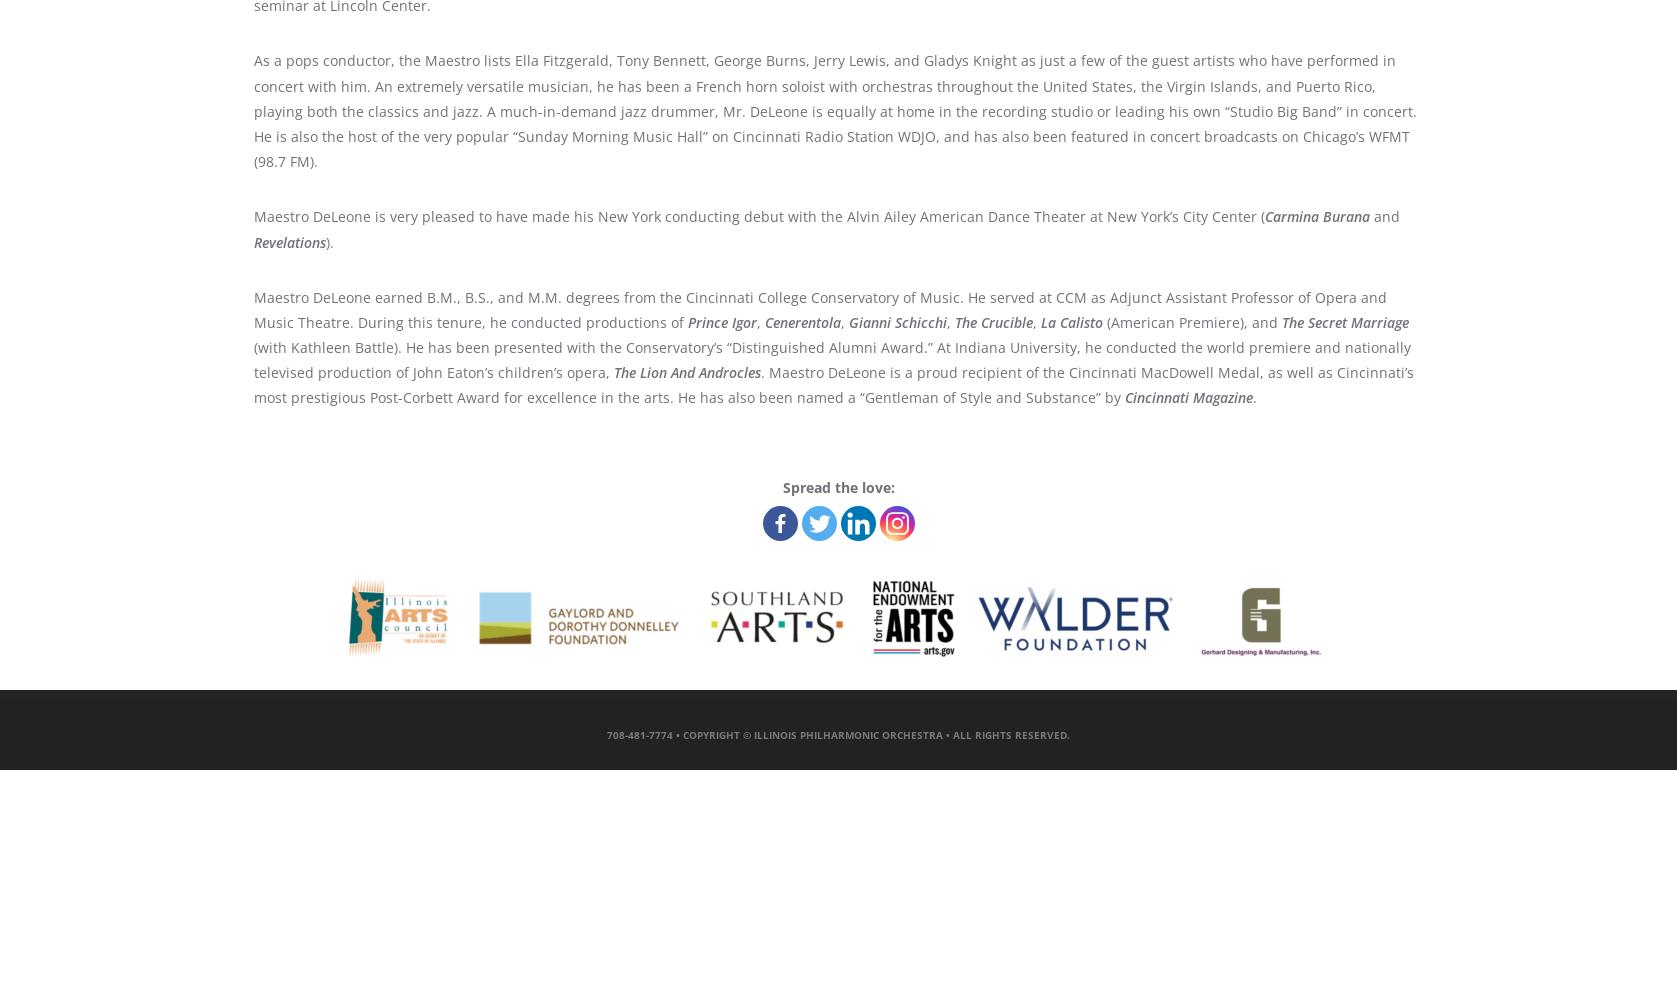 The height and width of the screenshot is (1000, 1677). Describe the element at coordinates (1187, 397) in the screenshot. I see `'Cincinnati Magazine'` at that location.